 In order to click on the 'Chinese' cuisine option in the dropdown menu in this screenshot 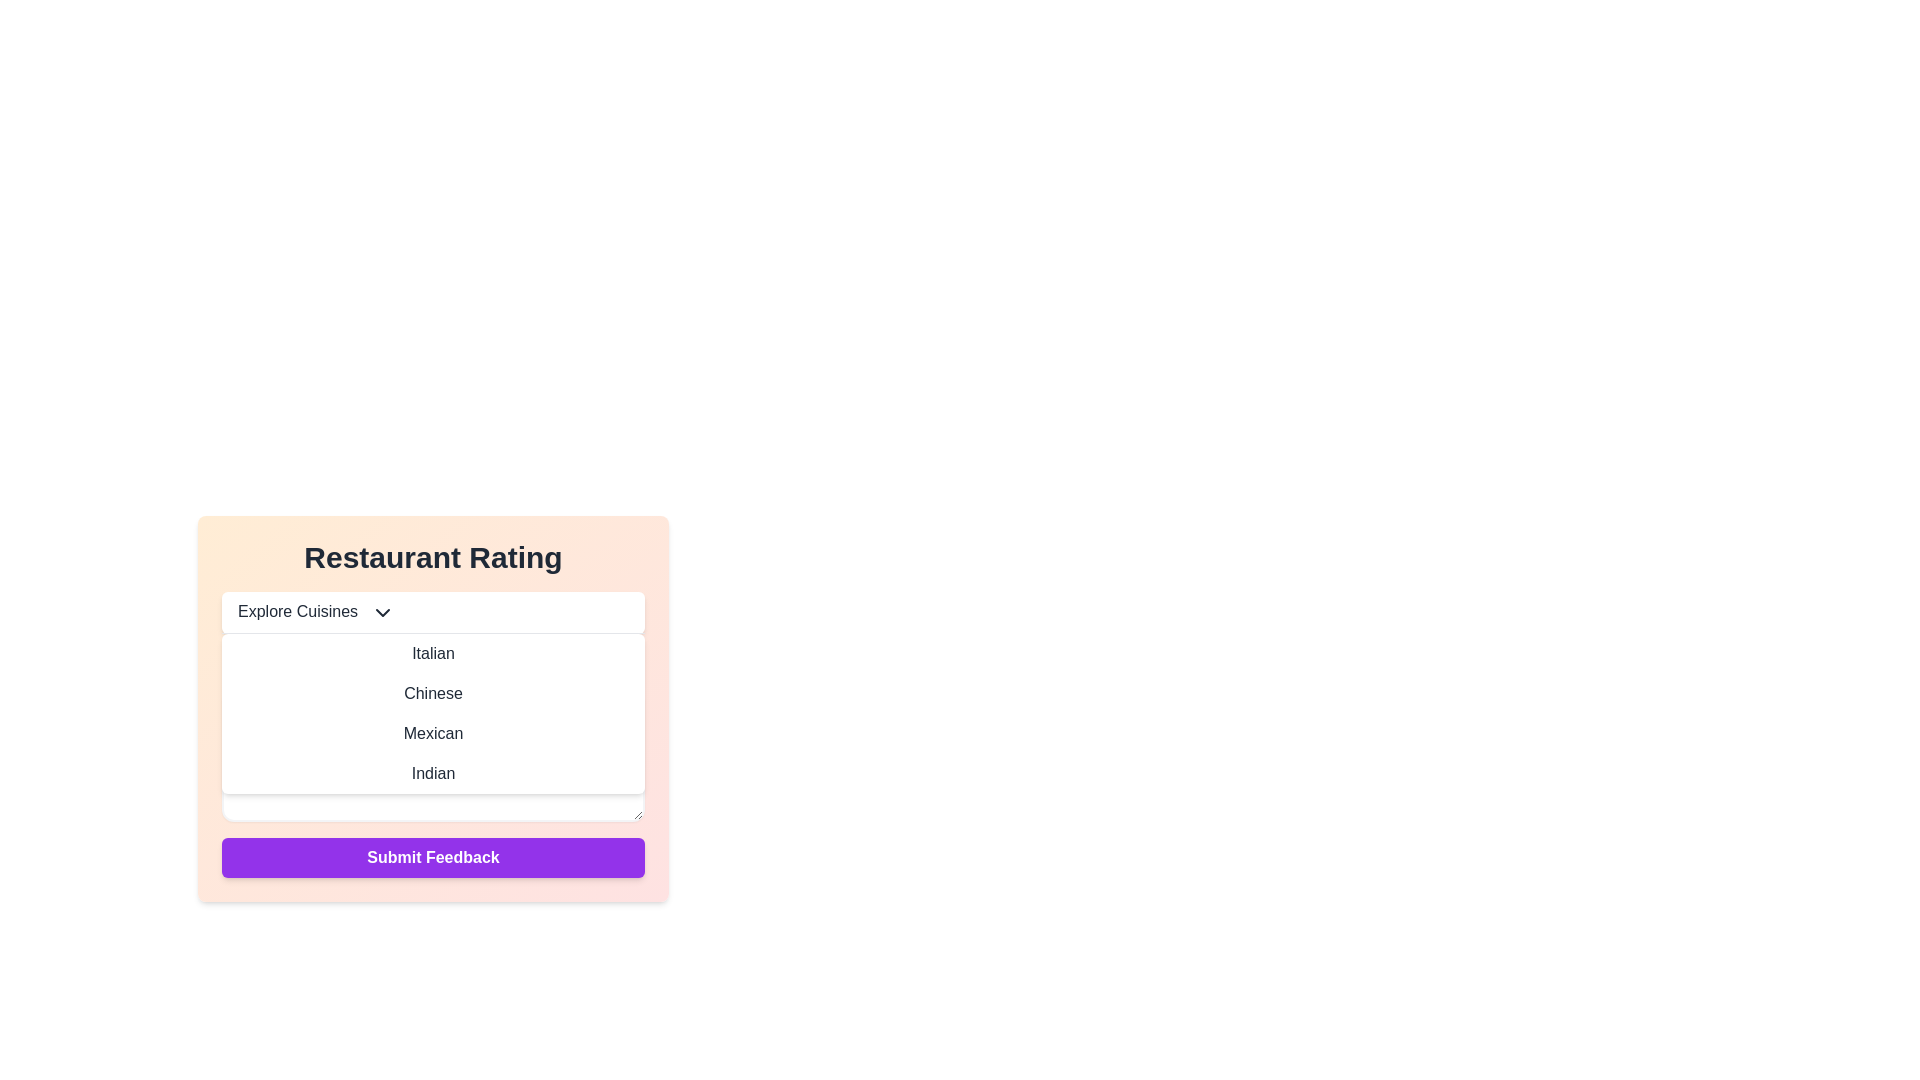, I will do `click(432, 692)`.